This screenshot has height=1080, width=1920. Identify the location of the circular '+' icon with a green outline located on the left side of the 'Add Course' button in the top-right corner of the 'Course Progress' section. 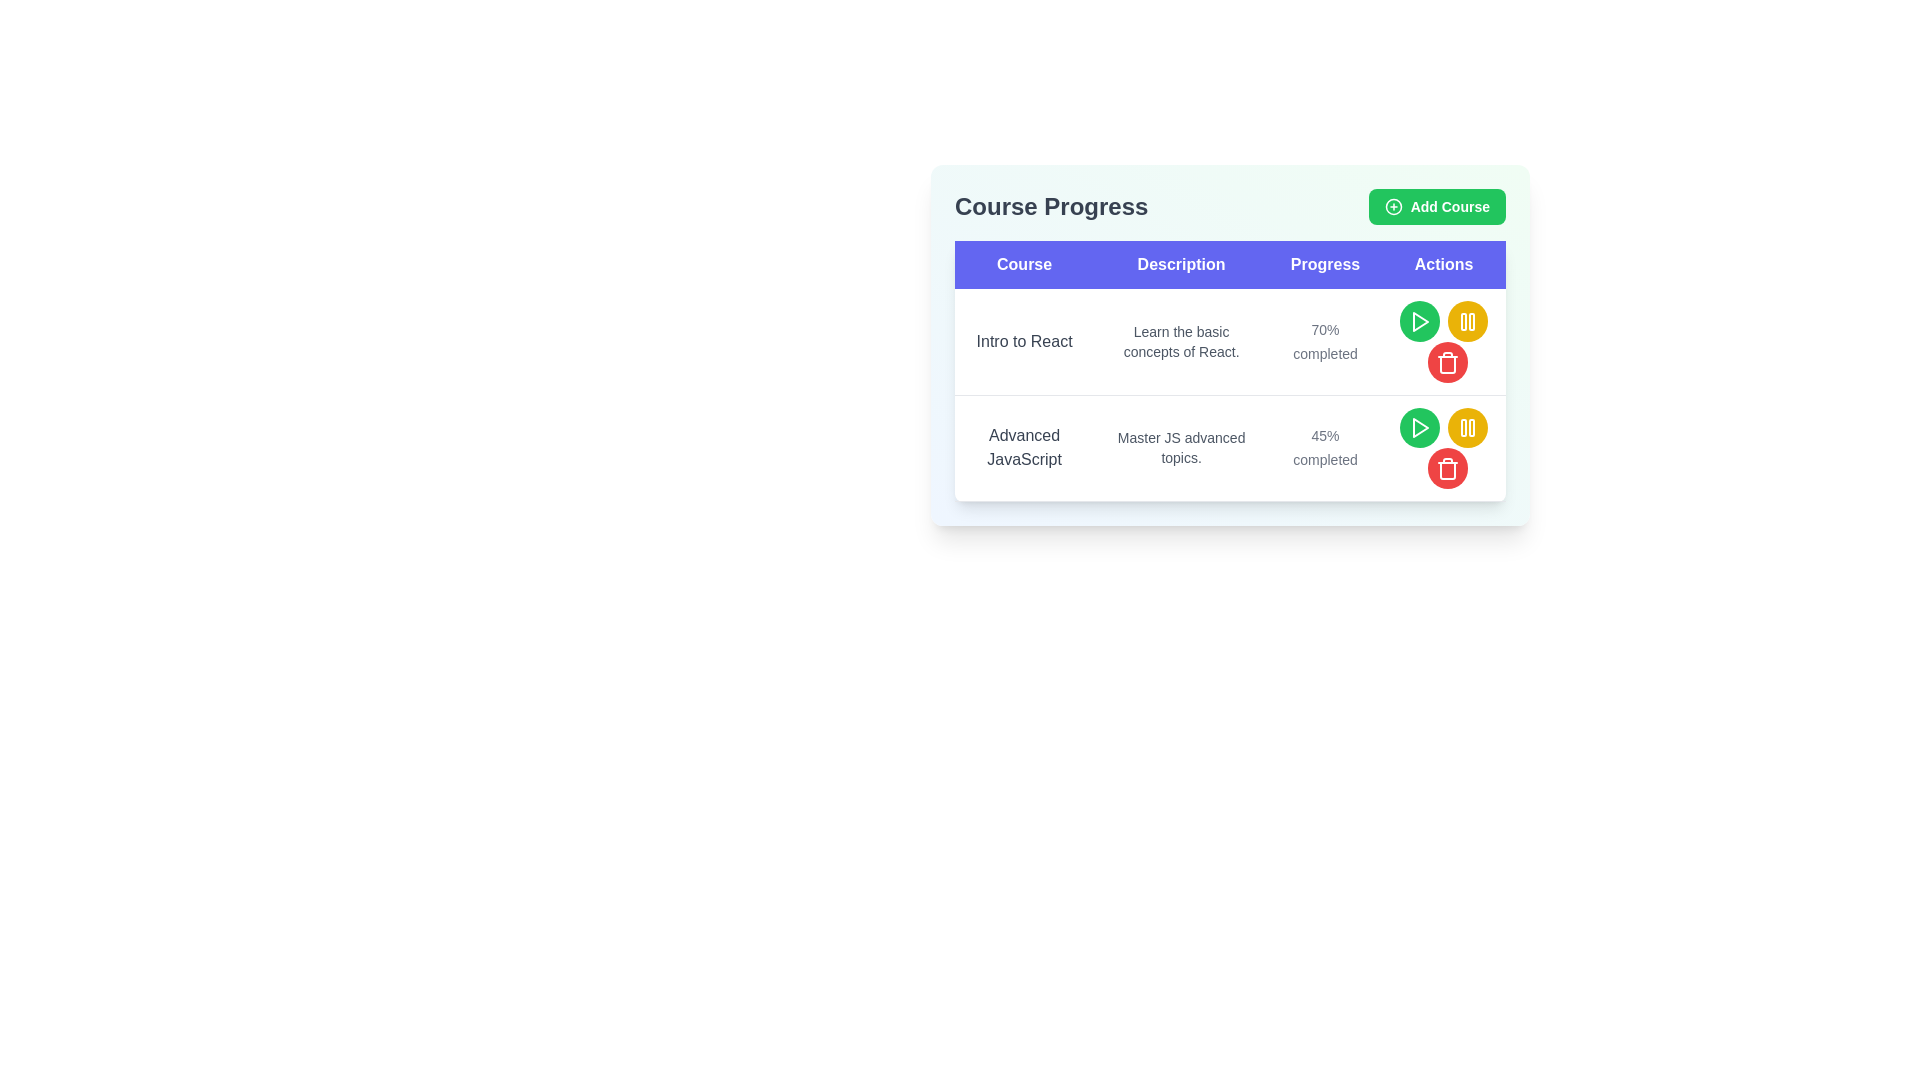
(1392, 207).